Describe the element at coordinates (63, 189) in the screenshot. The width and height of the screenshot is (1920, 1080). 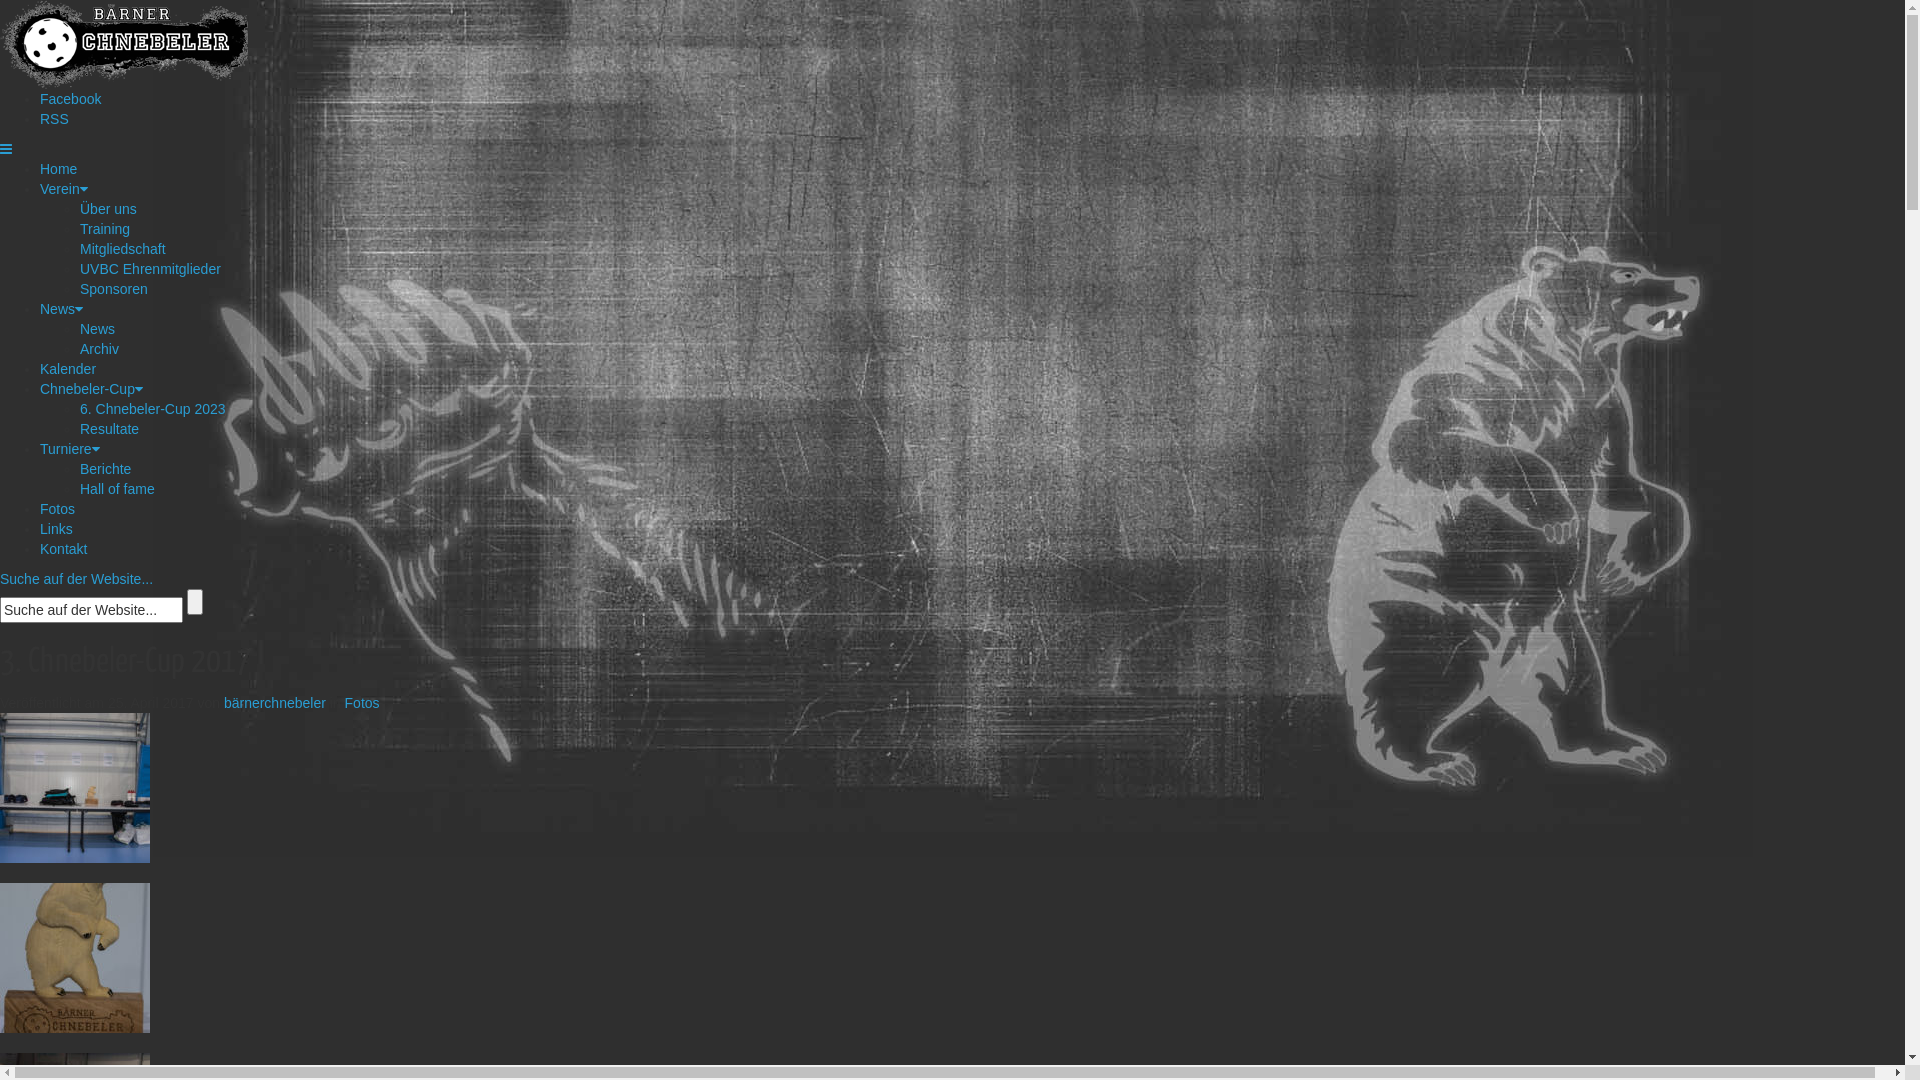
I see `'Verein'` at that location.